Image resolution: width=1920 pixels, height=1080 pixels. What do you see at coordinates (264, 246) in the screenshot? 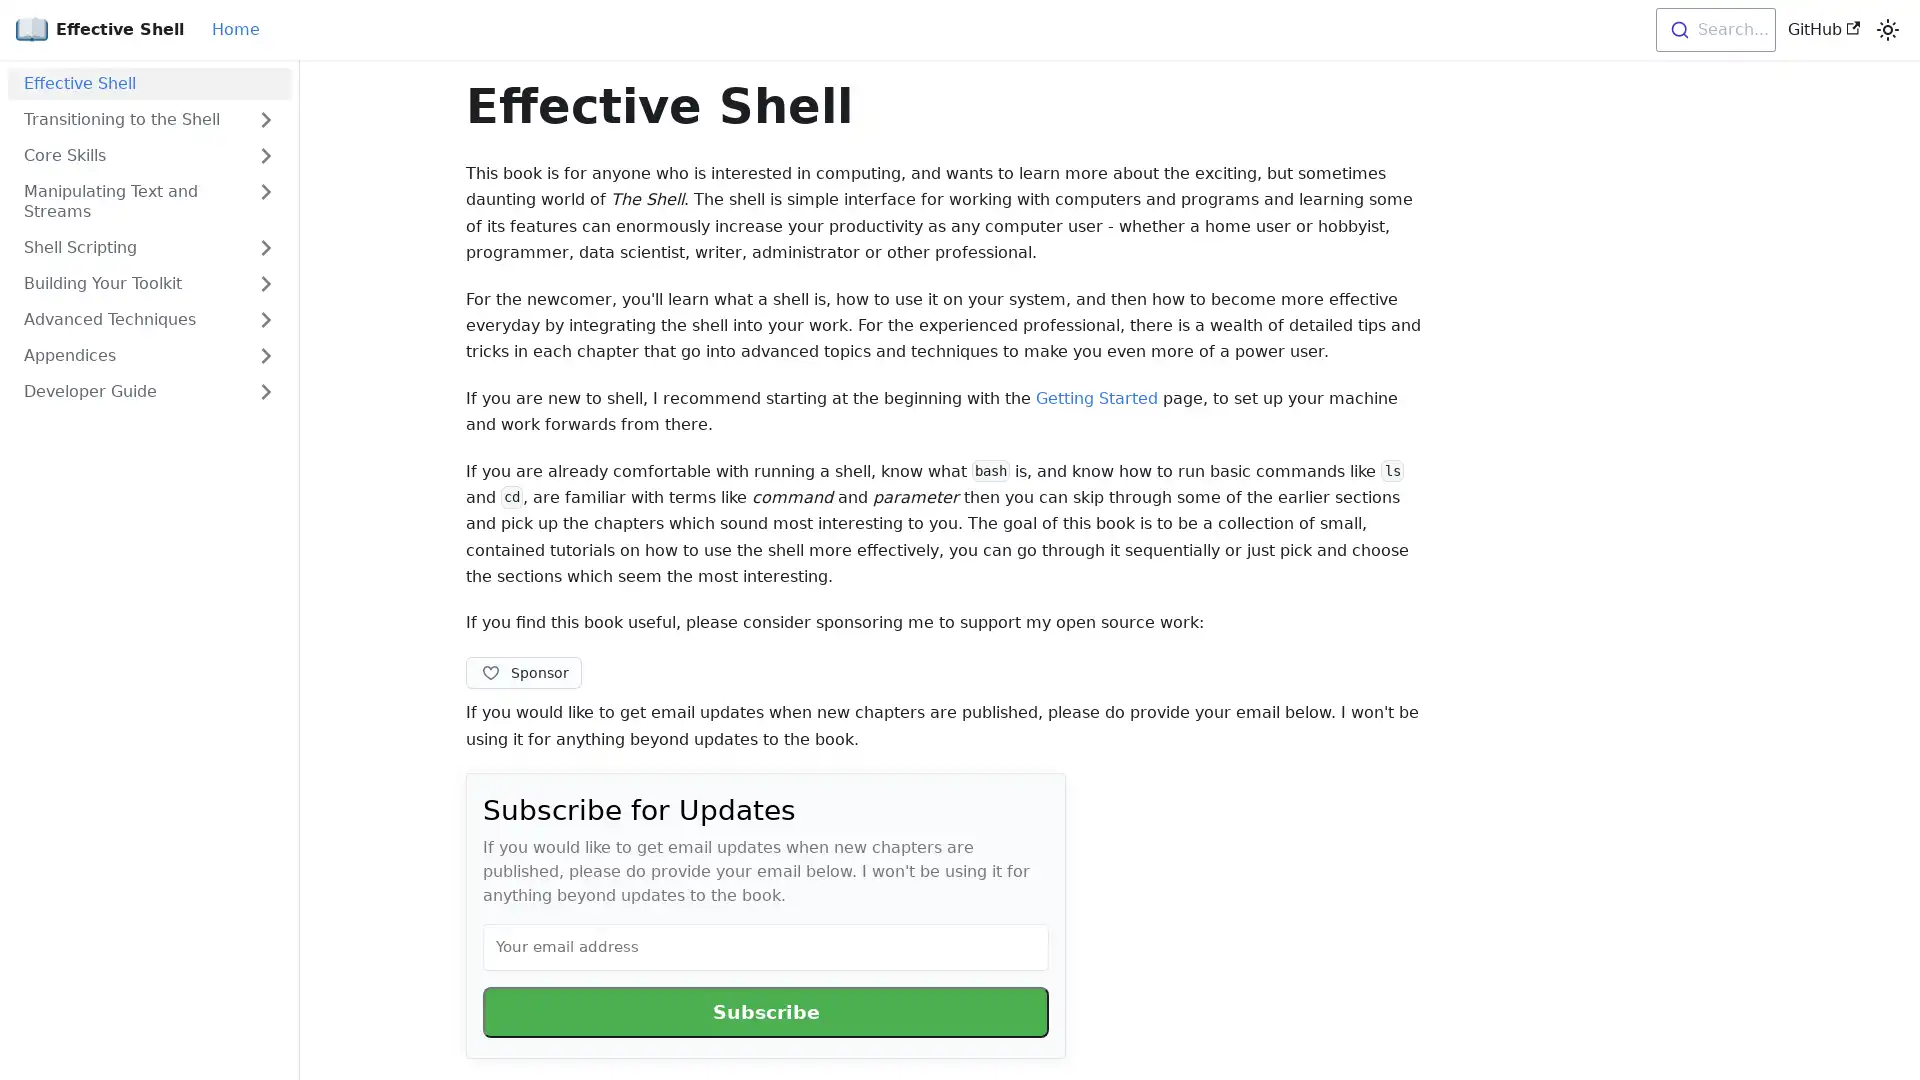
I see `Toggle the collapsible sidebar category 'Shell Scripting'` at bounding box center [264, 246].